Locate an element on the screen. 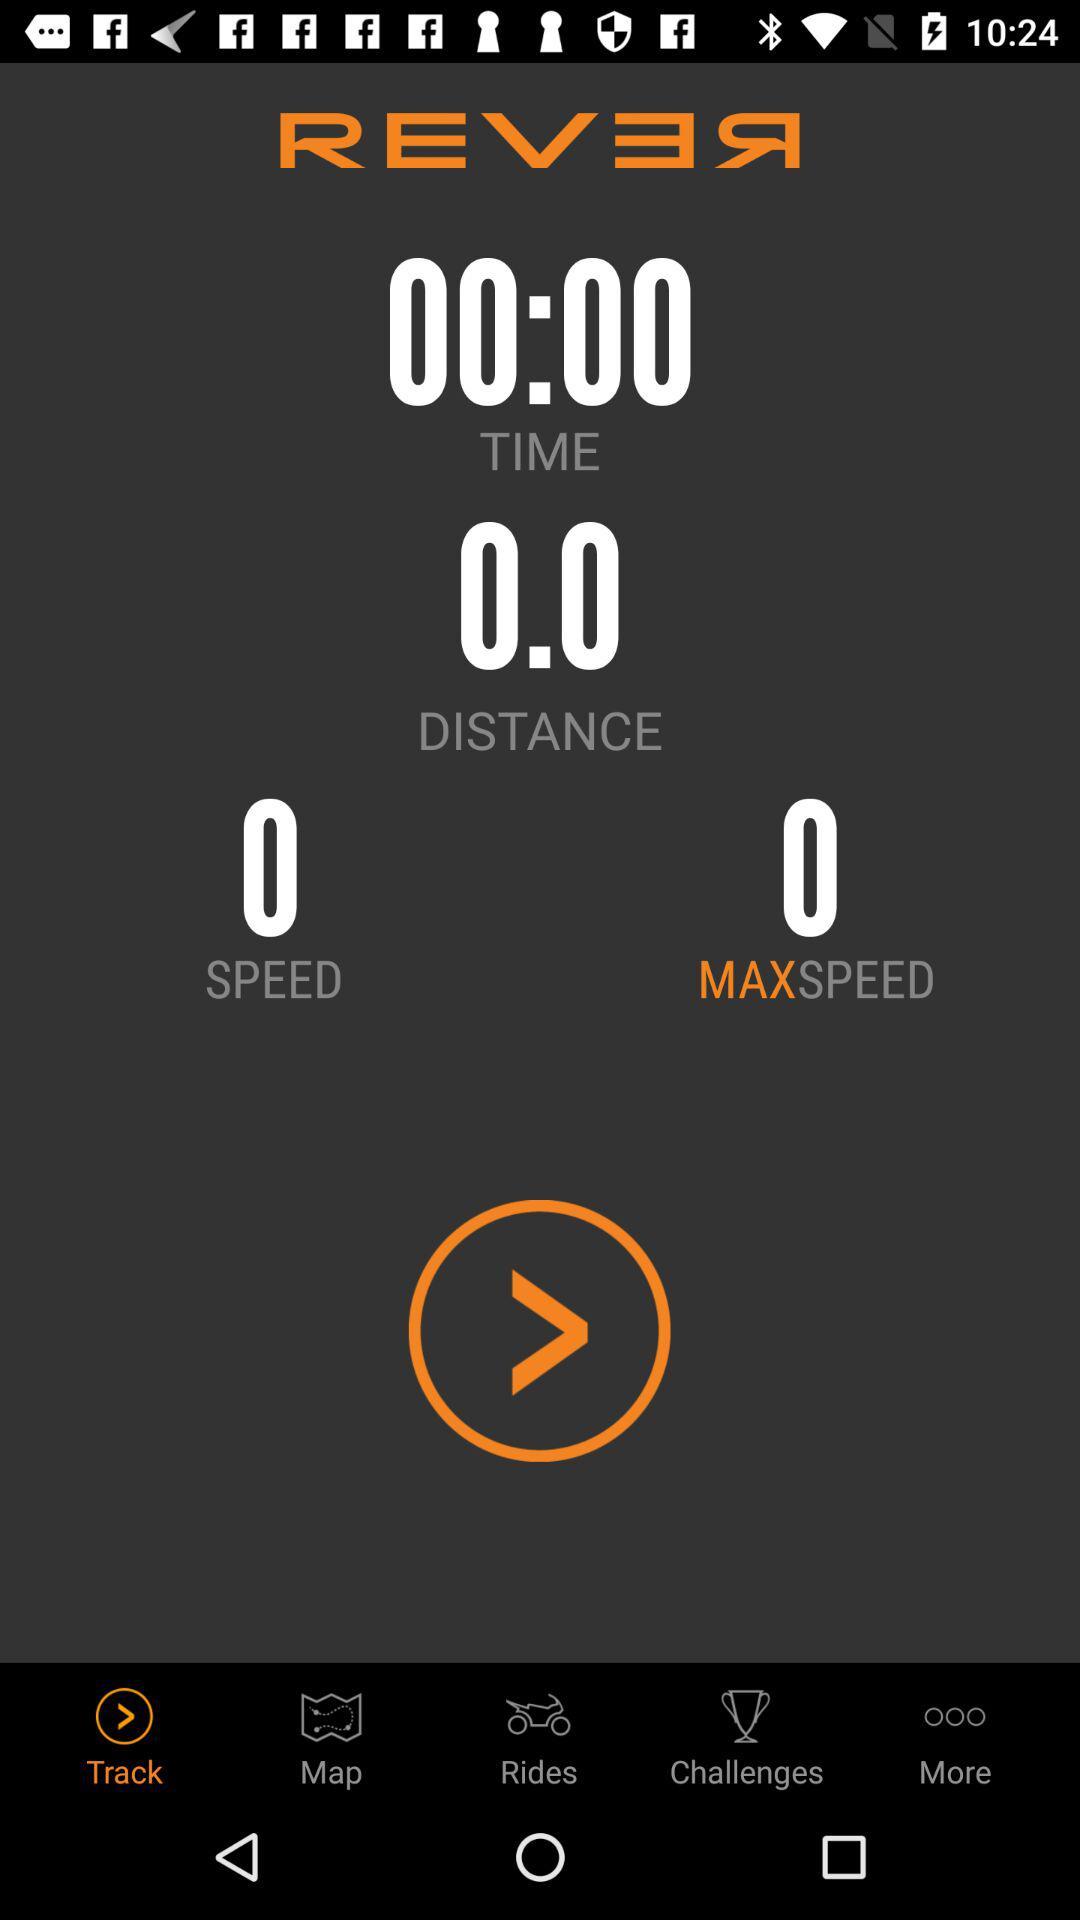  icon to the right of the map icon is located at coordinates (538, 1731).